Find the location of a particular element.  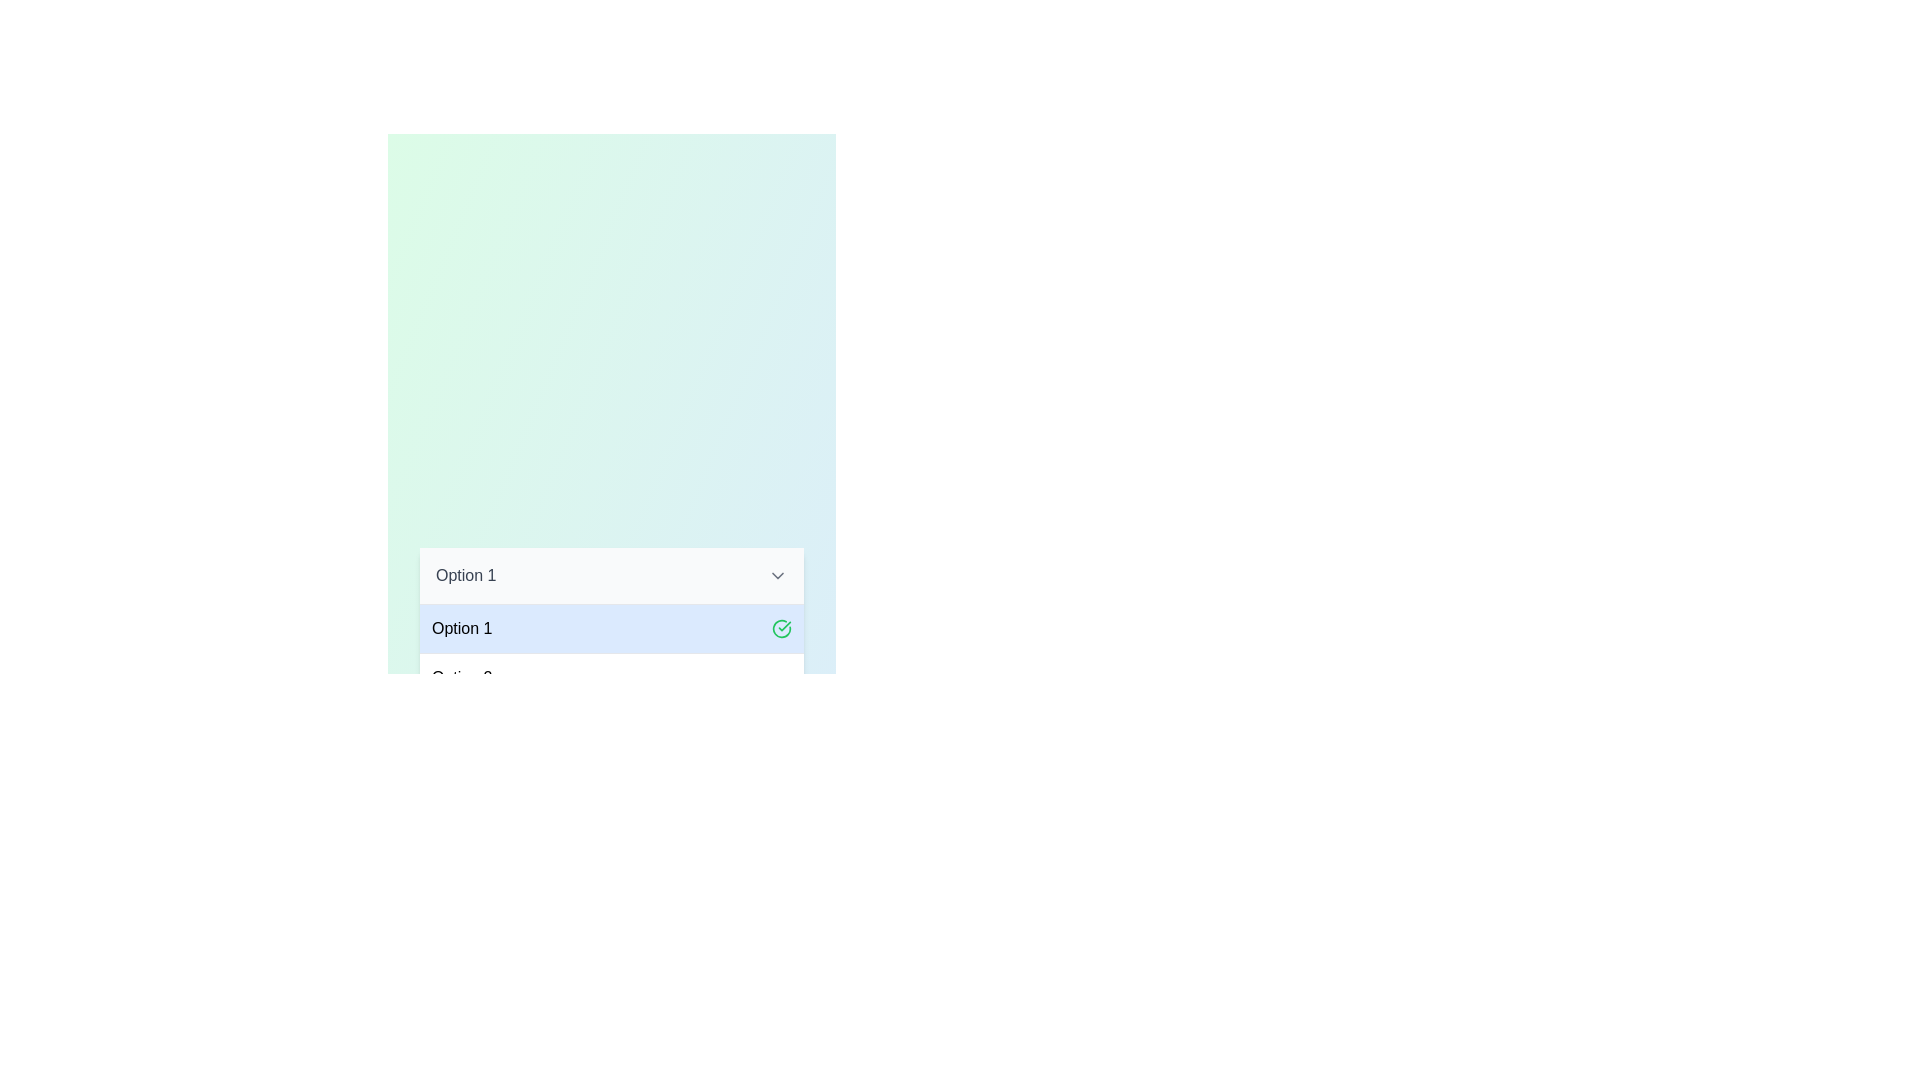

the dropdown option Option 1 is located at coordinates (610, 627).